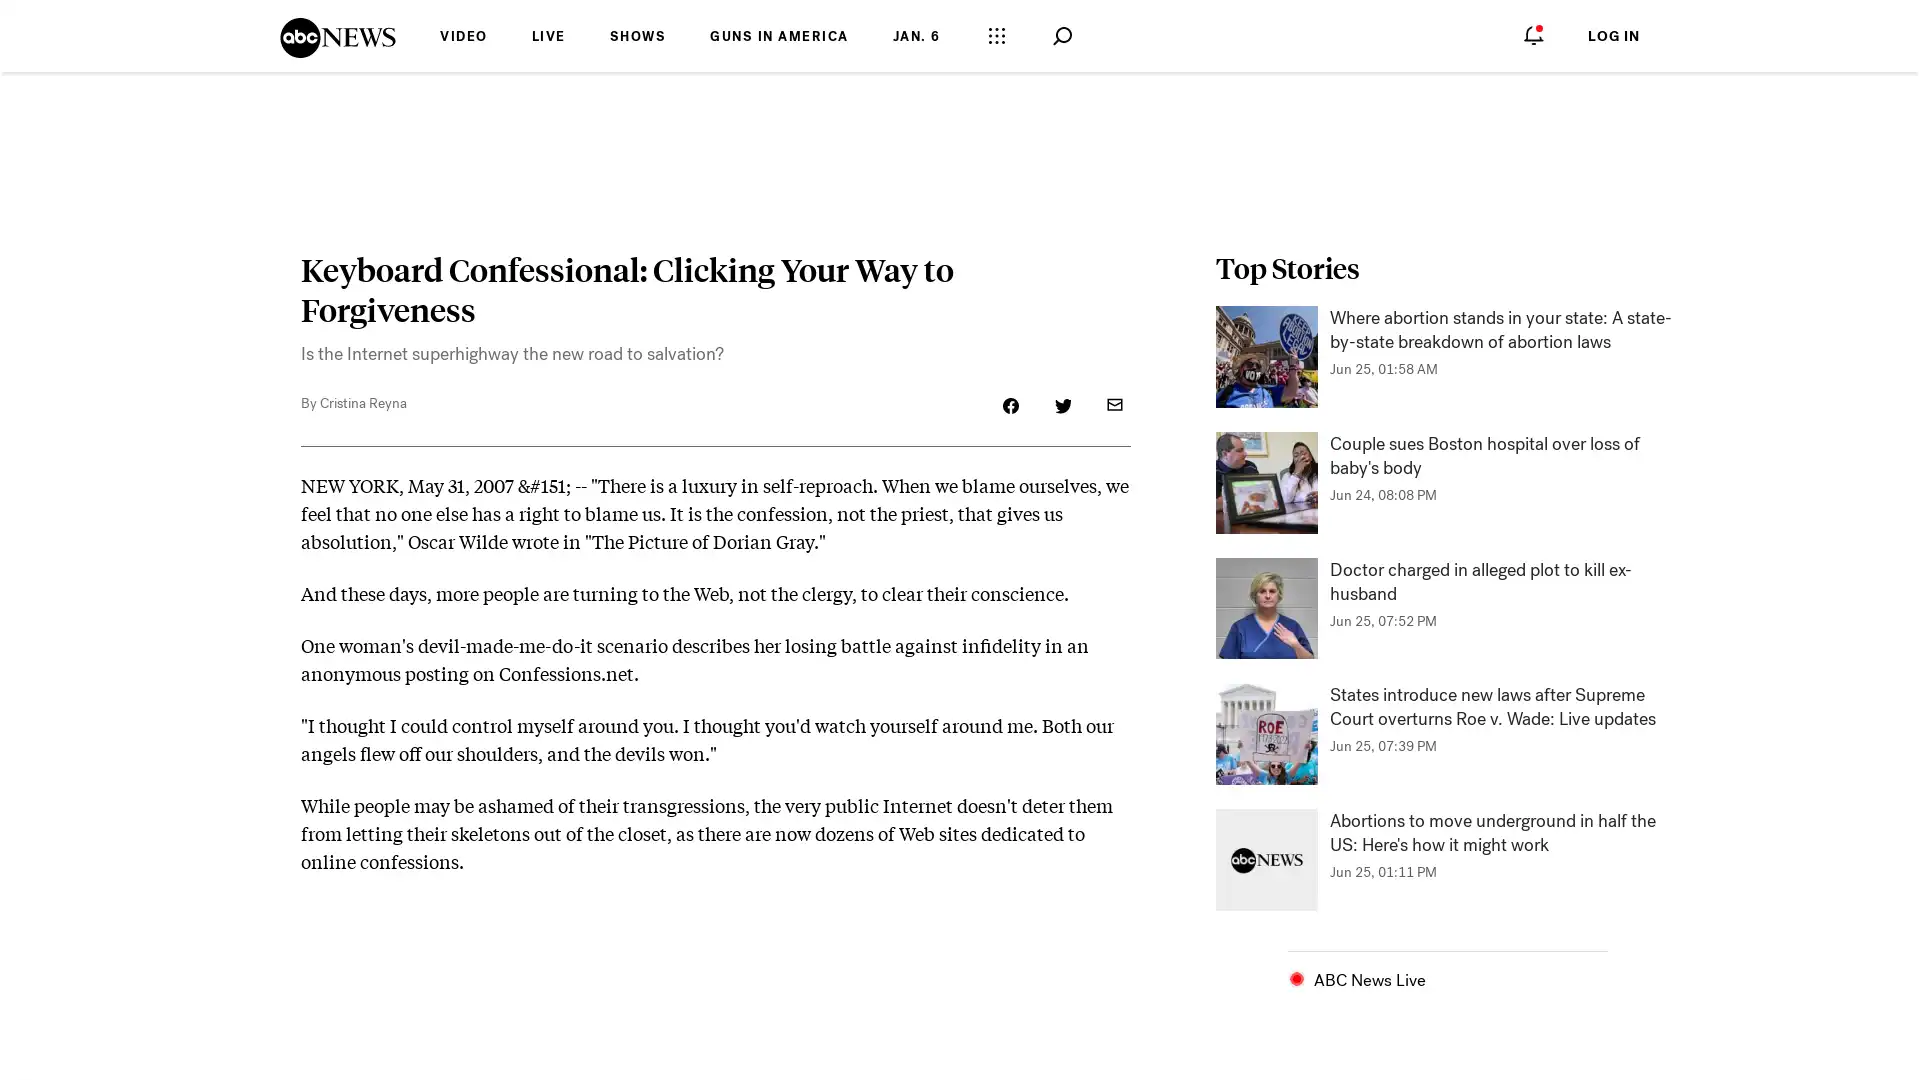 The width and height of the screenshot is (1920, 1080). Describe the element at coordinates (1533, 34) in the screenshot. I see `notifications` at that location.